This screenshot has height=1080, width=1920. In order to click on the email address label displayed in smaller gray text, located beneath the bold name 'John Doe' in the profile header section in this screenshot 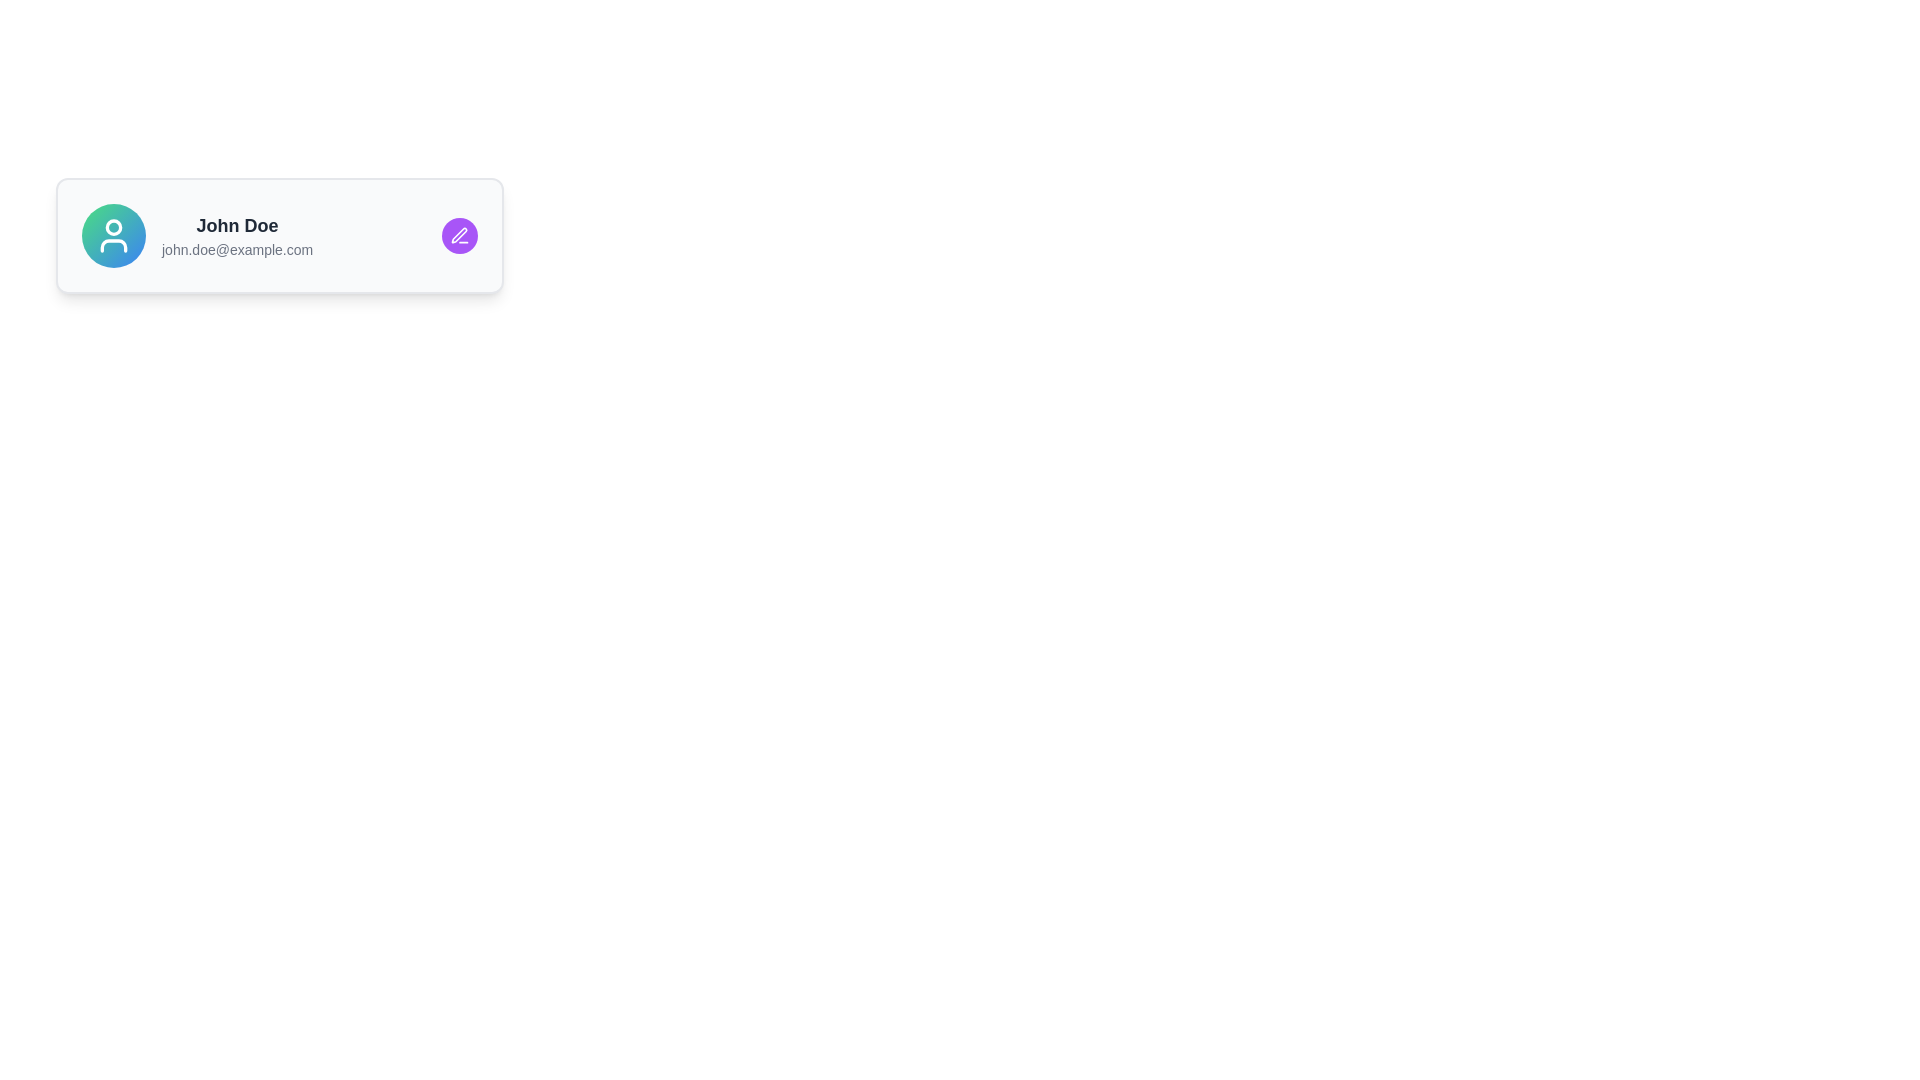, I will do `click(237, 249)`.